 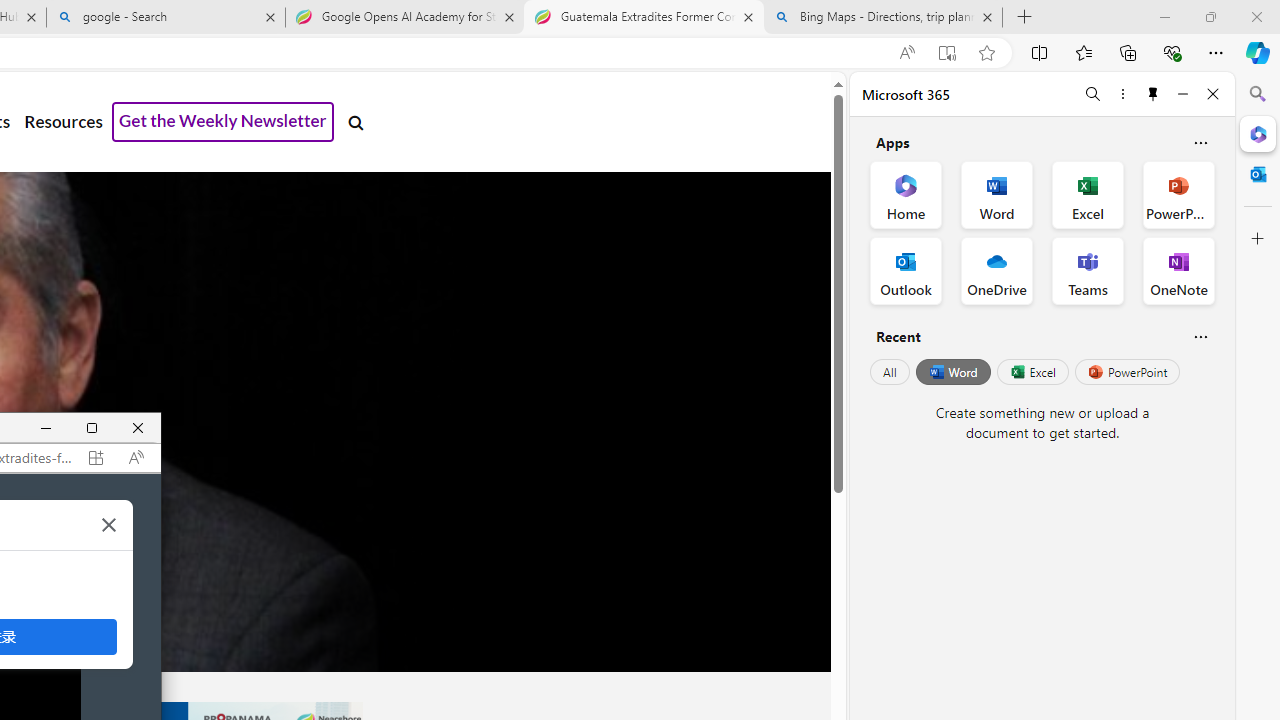 What do you see at coordinates (1032, 372) in the screenshot?
I see `'Excel'` at bounding box center [1032, 372].